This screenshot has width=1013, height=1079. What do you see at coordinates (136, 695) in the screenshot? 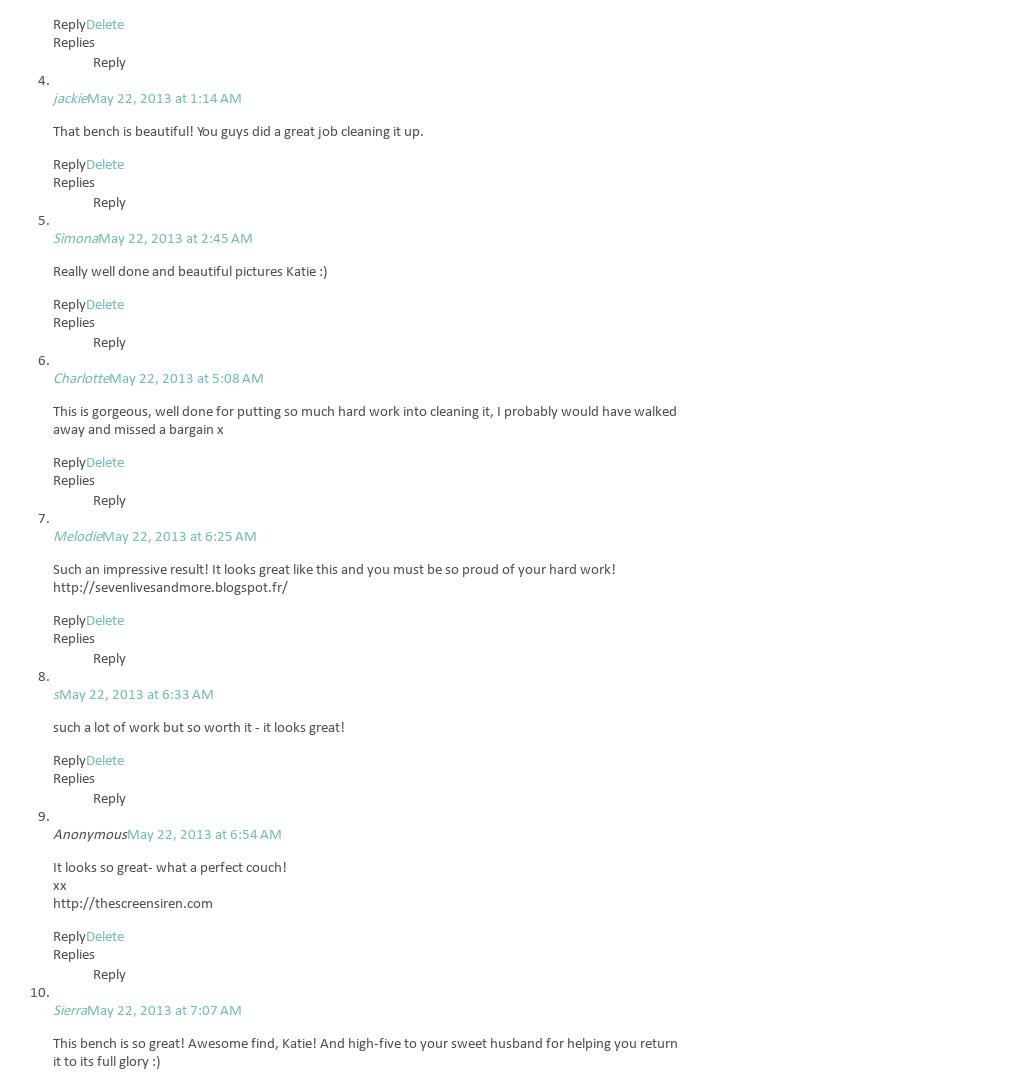
I see `'May 22, 2013 at 6:33 AM'` at bounding box center [136, 695].